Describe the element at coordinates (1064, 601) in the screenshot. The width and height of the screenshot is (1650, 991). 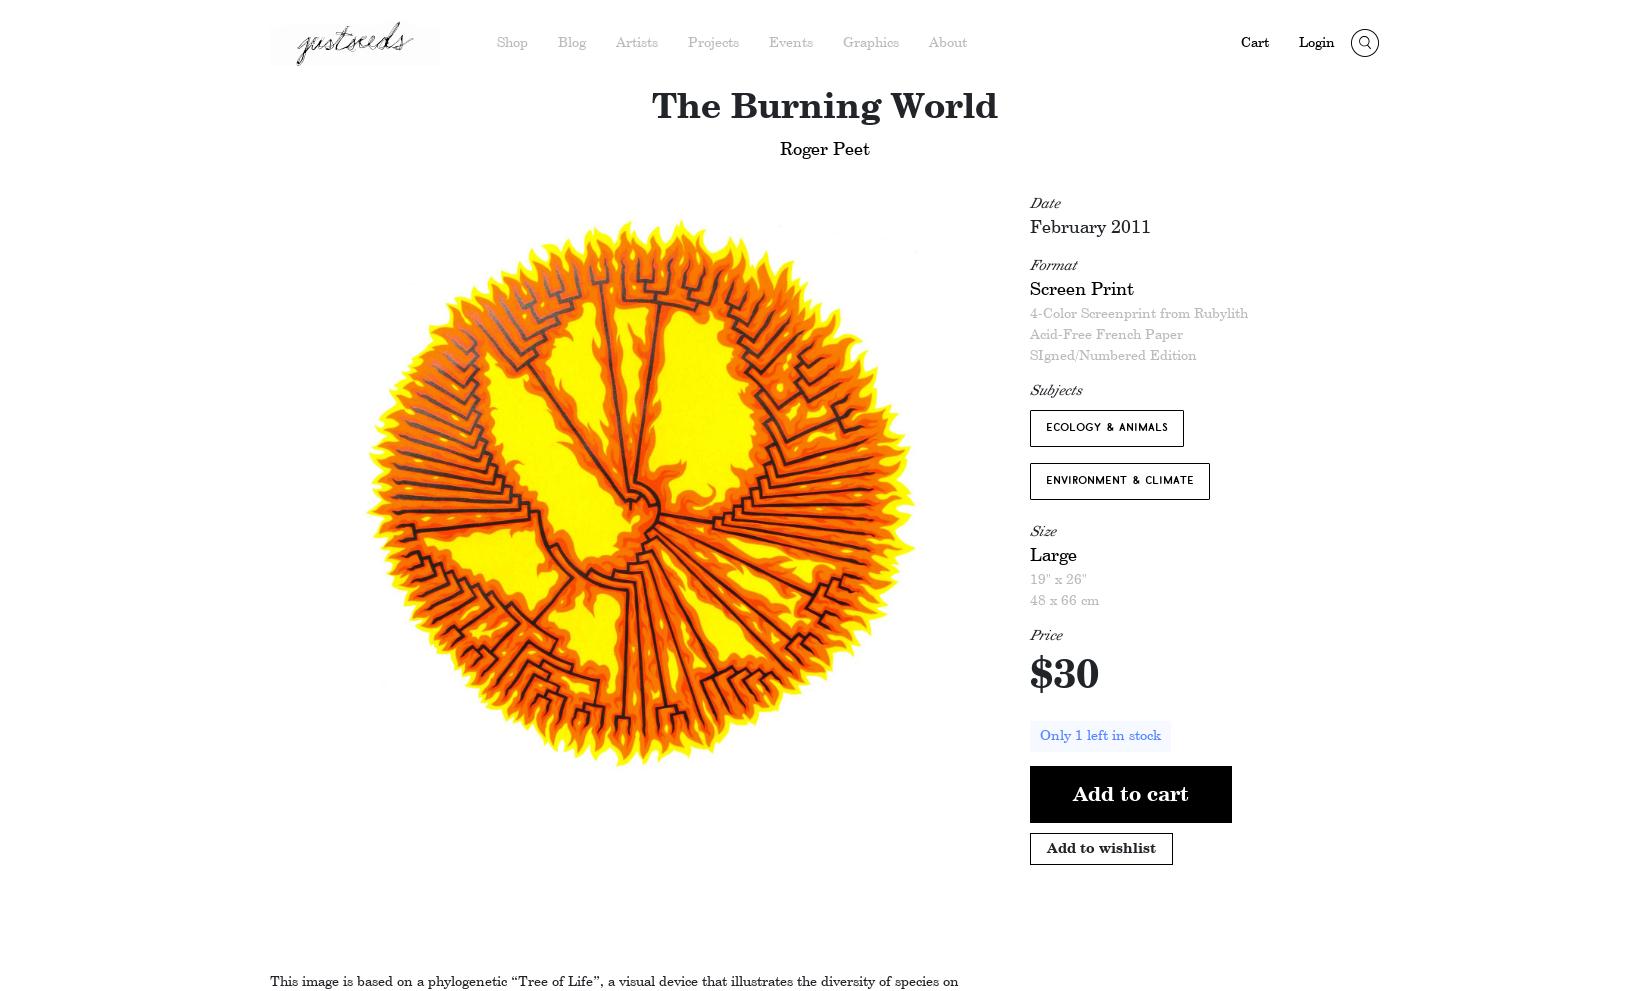
I see `'48 x 66 cm'` at that location.